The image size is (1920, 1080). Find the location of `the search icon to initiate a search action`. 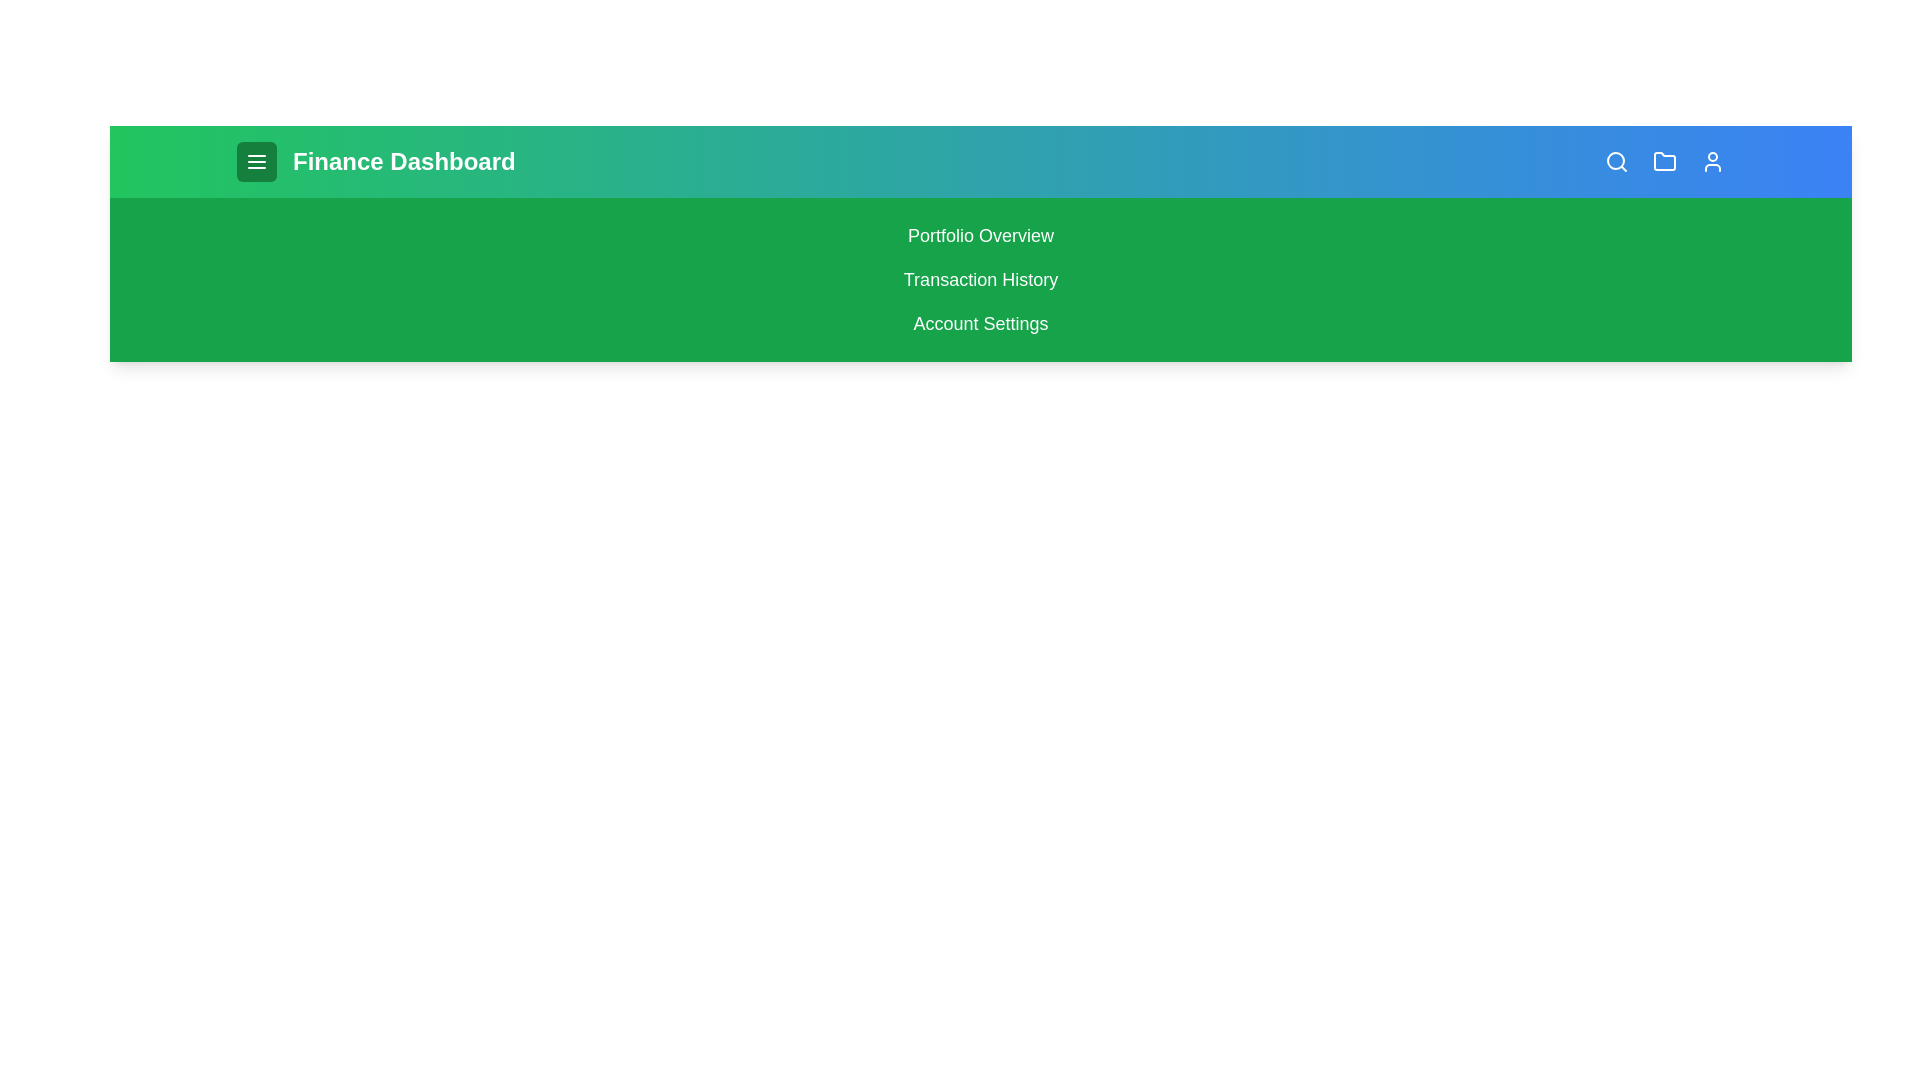

the search icon to initiate a search action is located at coordinates (1617, 161).